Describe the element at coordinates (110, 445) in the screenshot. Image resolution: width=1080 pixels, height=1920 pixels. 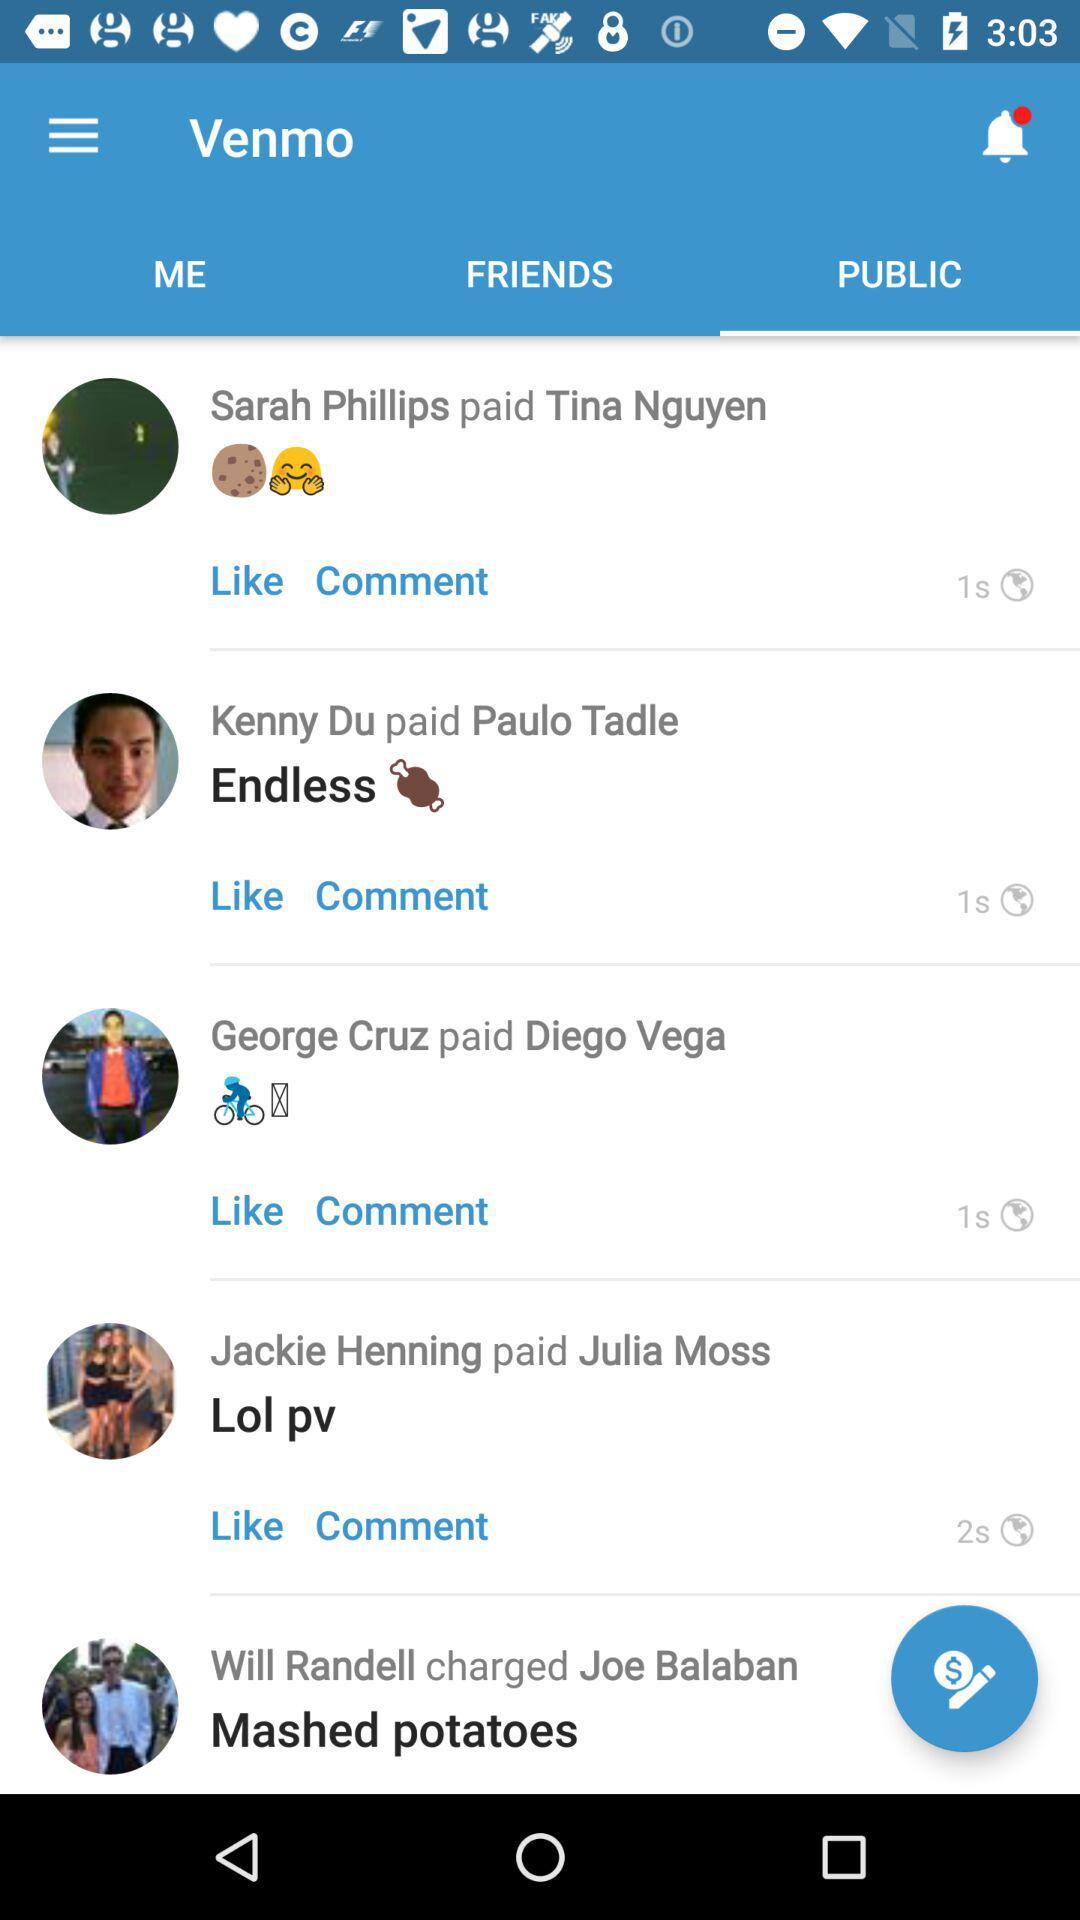
I see `profile picture of the user` at that location.